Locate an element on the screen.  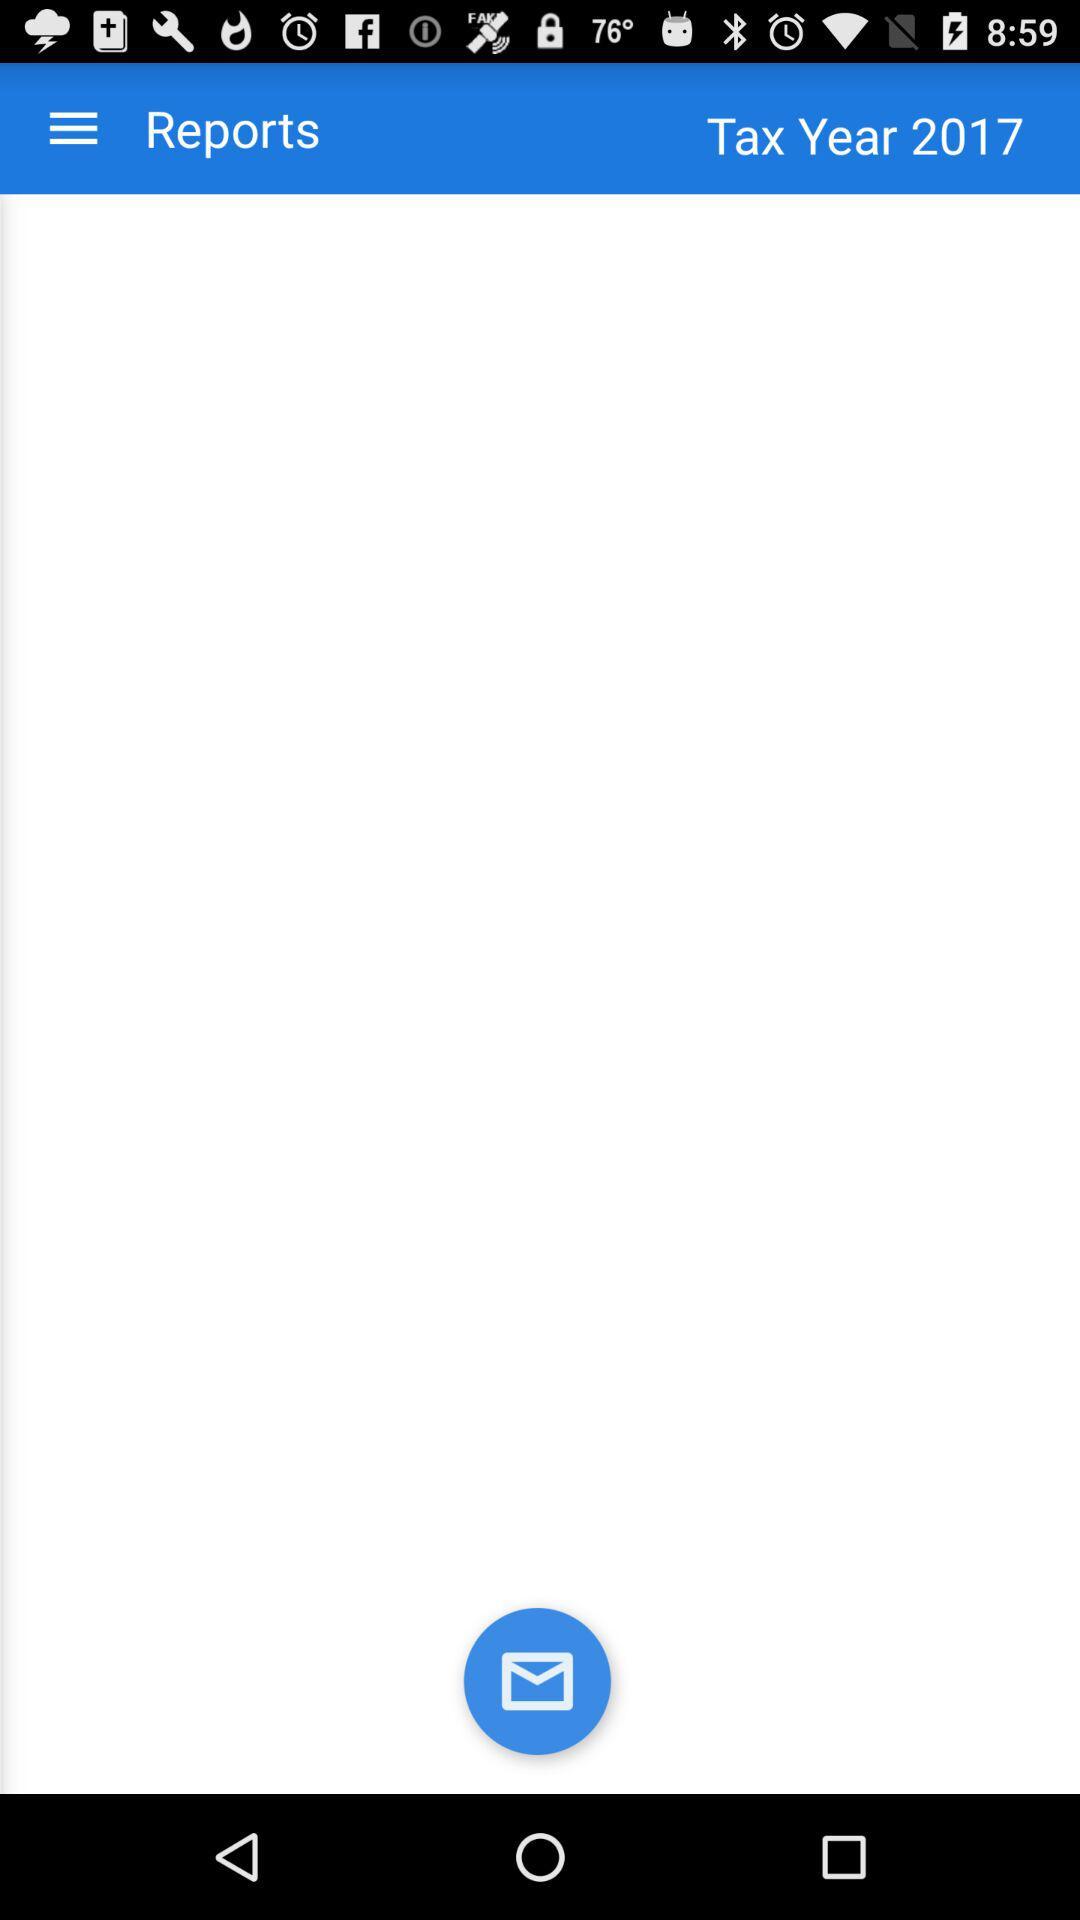
show more items is located at coordinates (72, 127).